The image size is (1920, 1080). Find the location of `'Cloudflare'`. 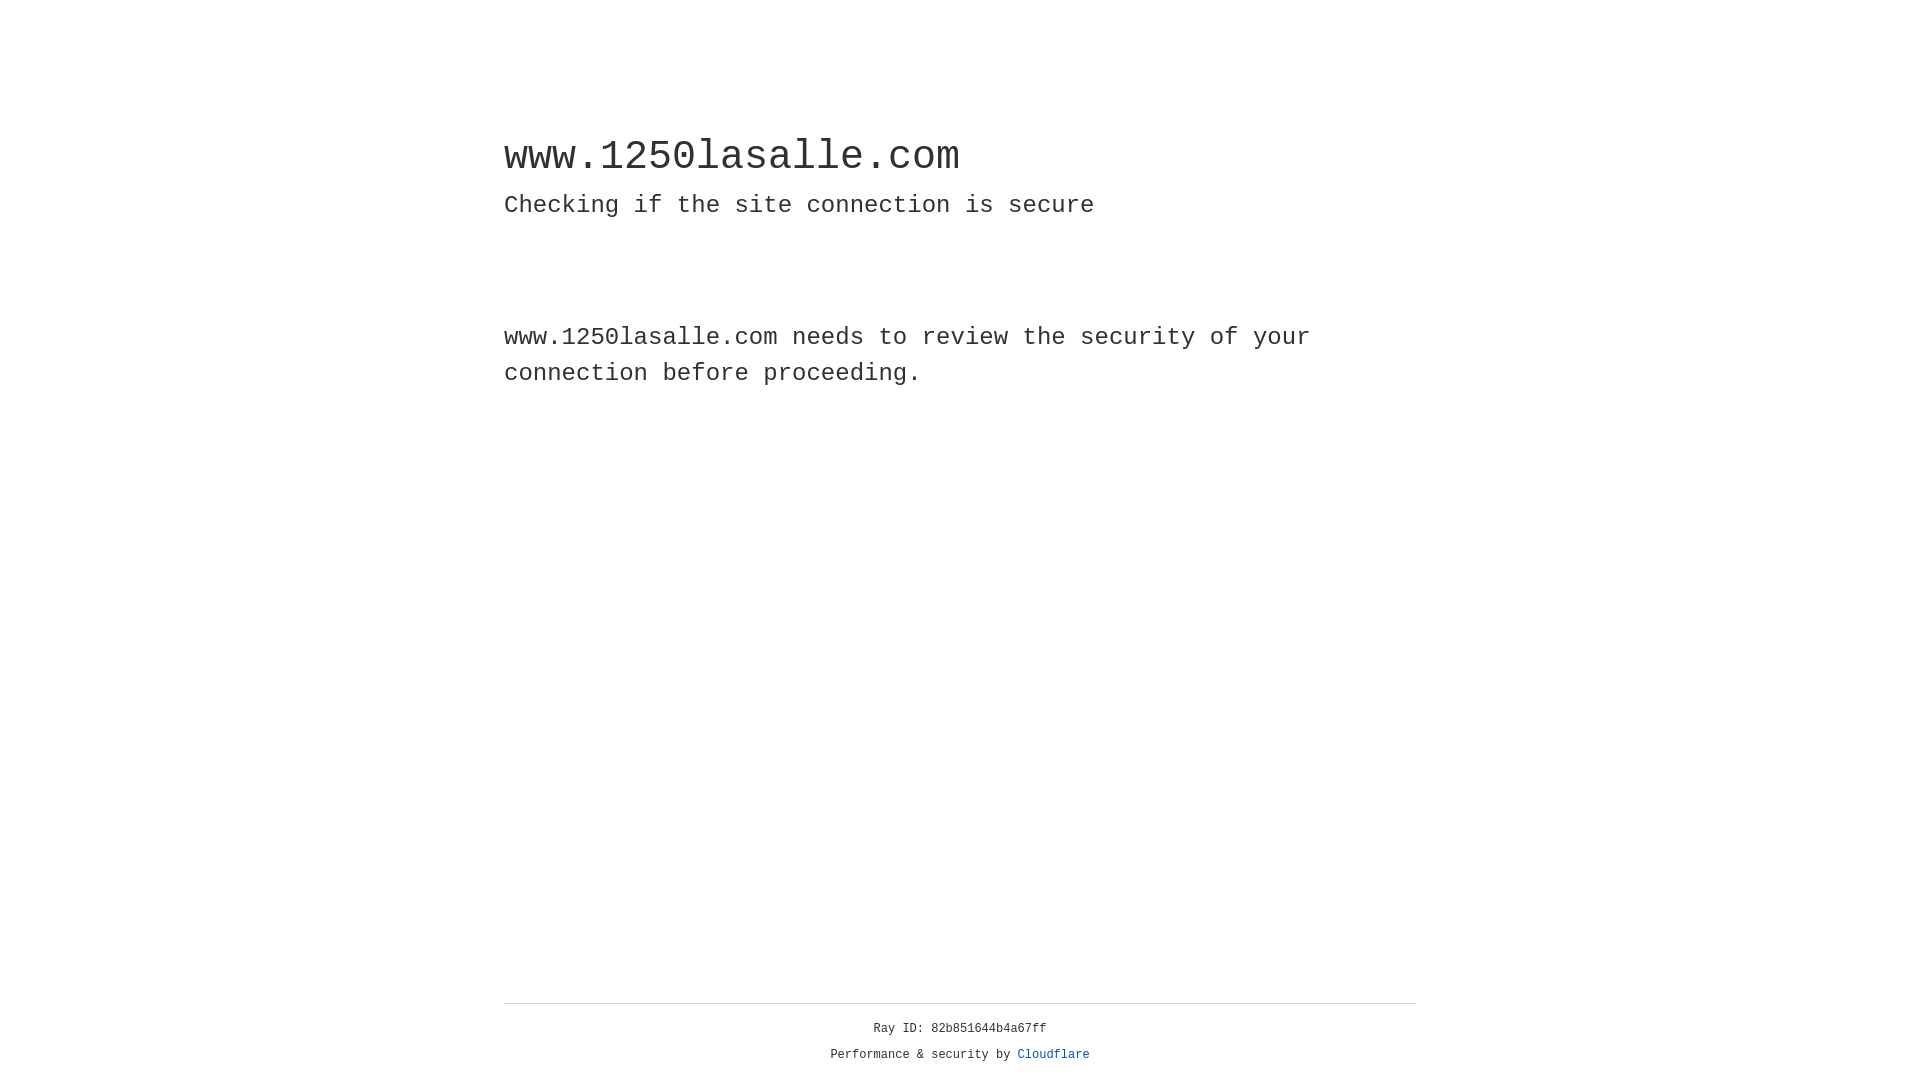

'Cloudflare' is located at coordinates (1053, 1054).